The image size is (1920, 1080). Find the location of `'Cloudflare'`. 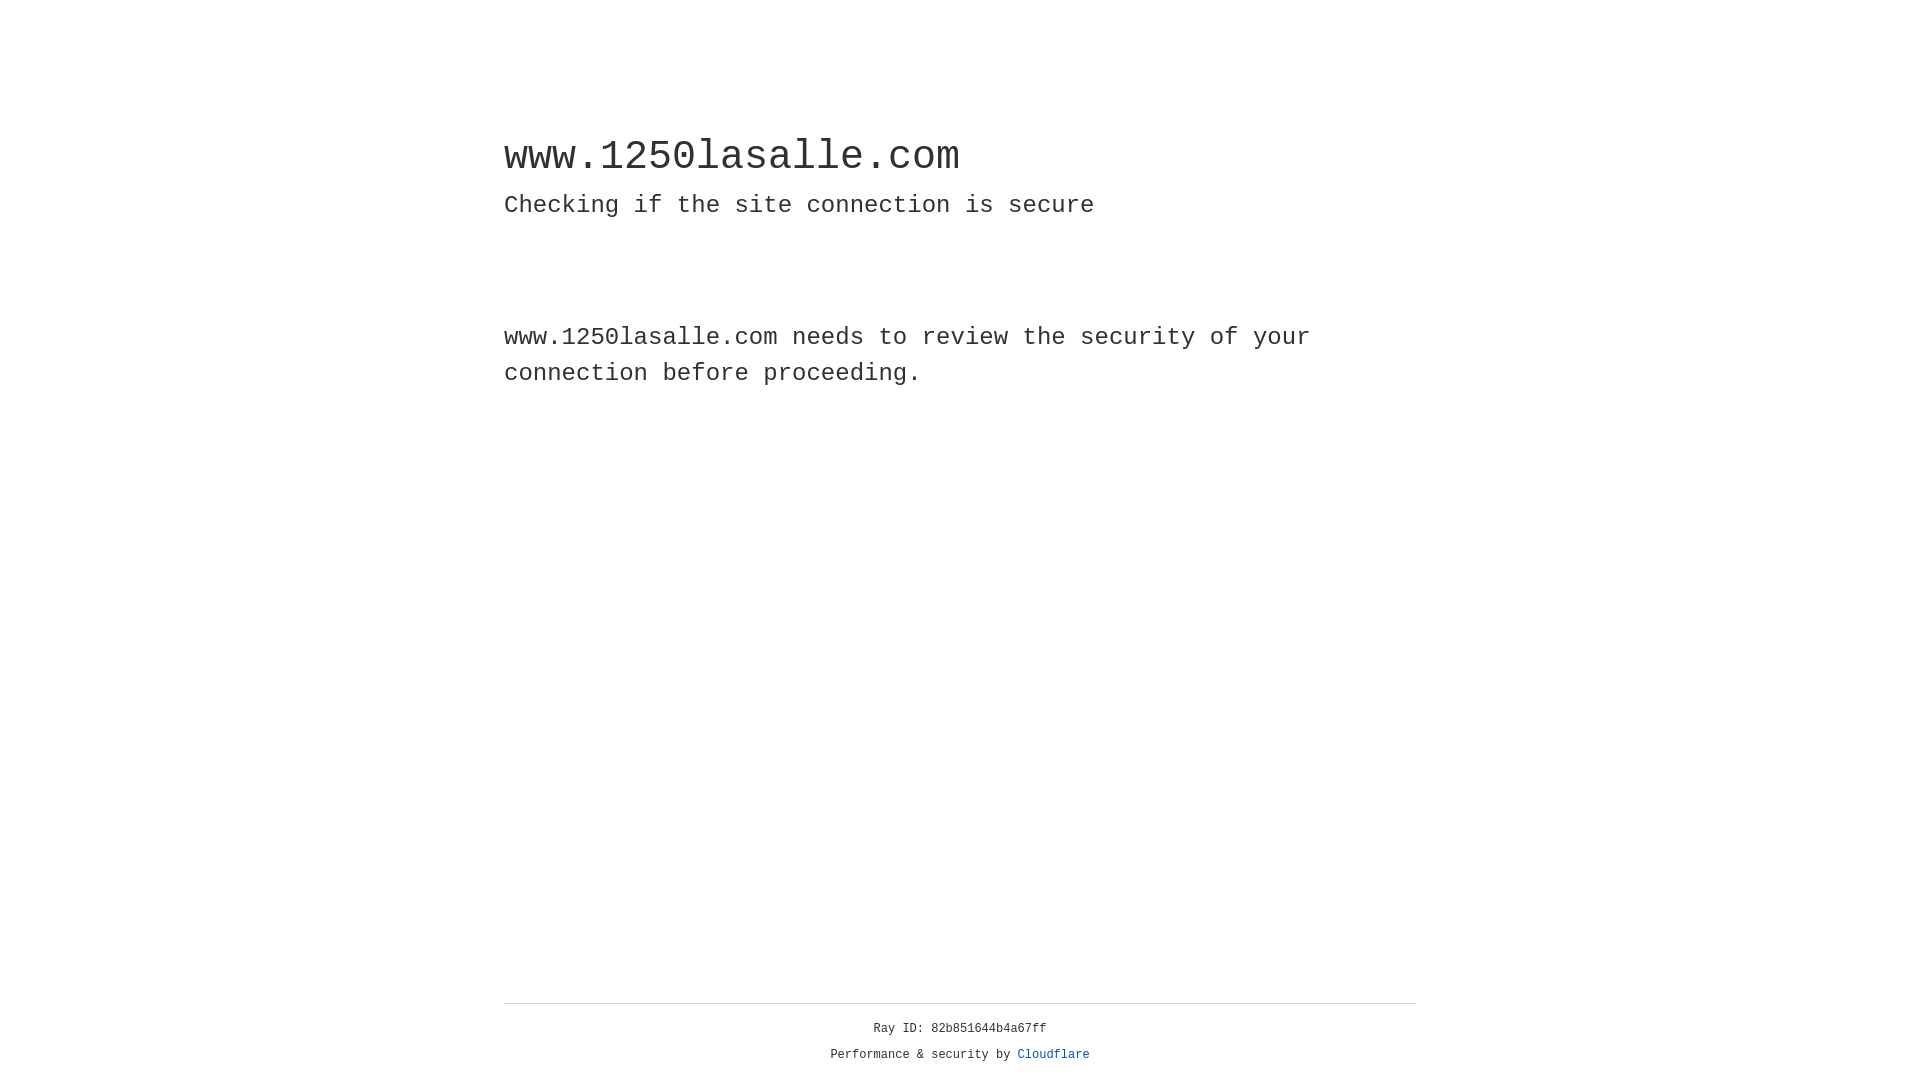

'Cloudflare' is located at coordinates (1053, 1054).